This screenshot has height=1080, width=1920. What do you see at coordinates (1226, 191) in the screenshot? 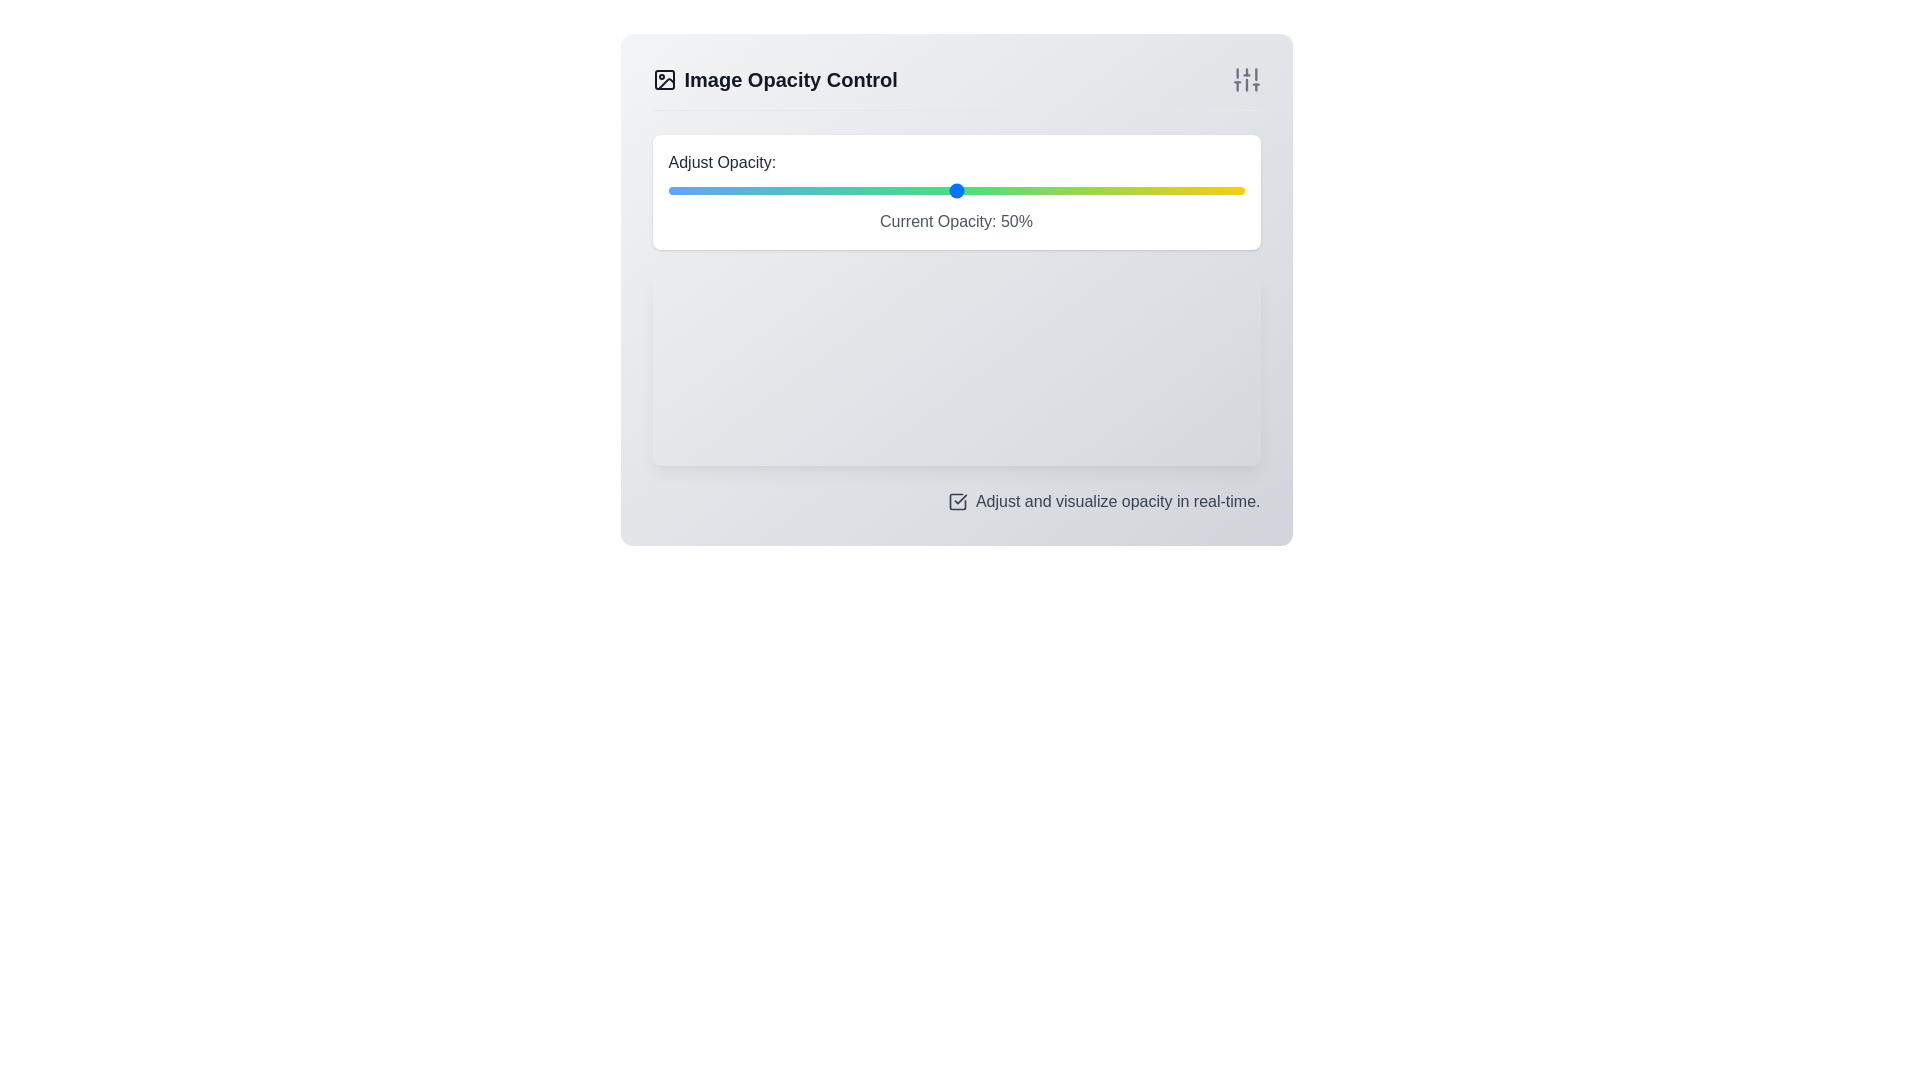
I see `the opacity` at bounding box center [1226, 191].